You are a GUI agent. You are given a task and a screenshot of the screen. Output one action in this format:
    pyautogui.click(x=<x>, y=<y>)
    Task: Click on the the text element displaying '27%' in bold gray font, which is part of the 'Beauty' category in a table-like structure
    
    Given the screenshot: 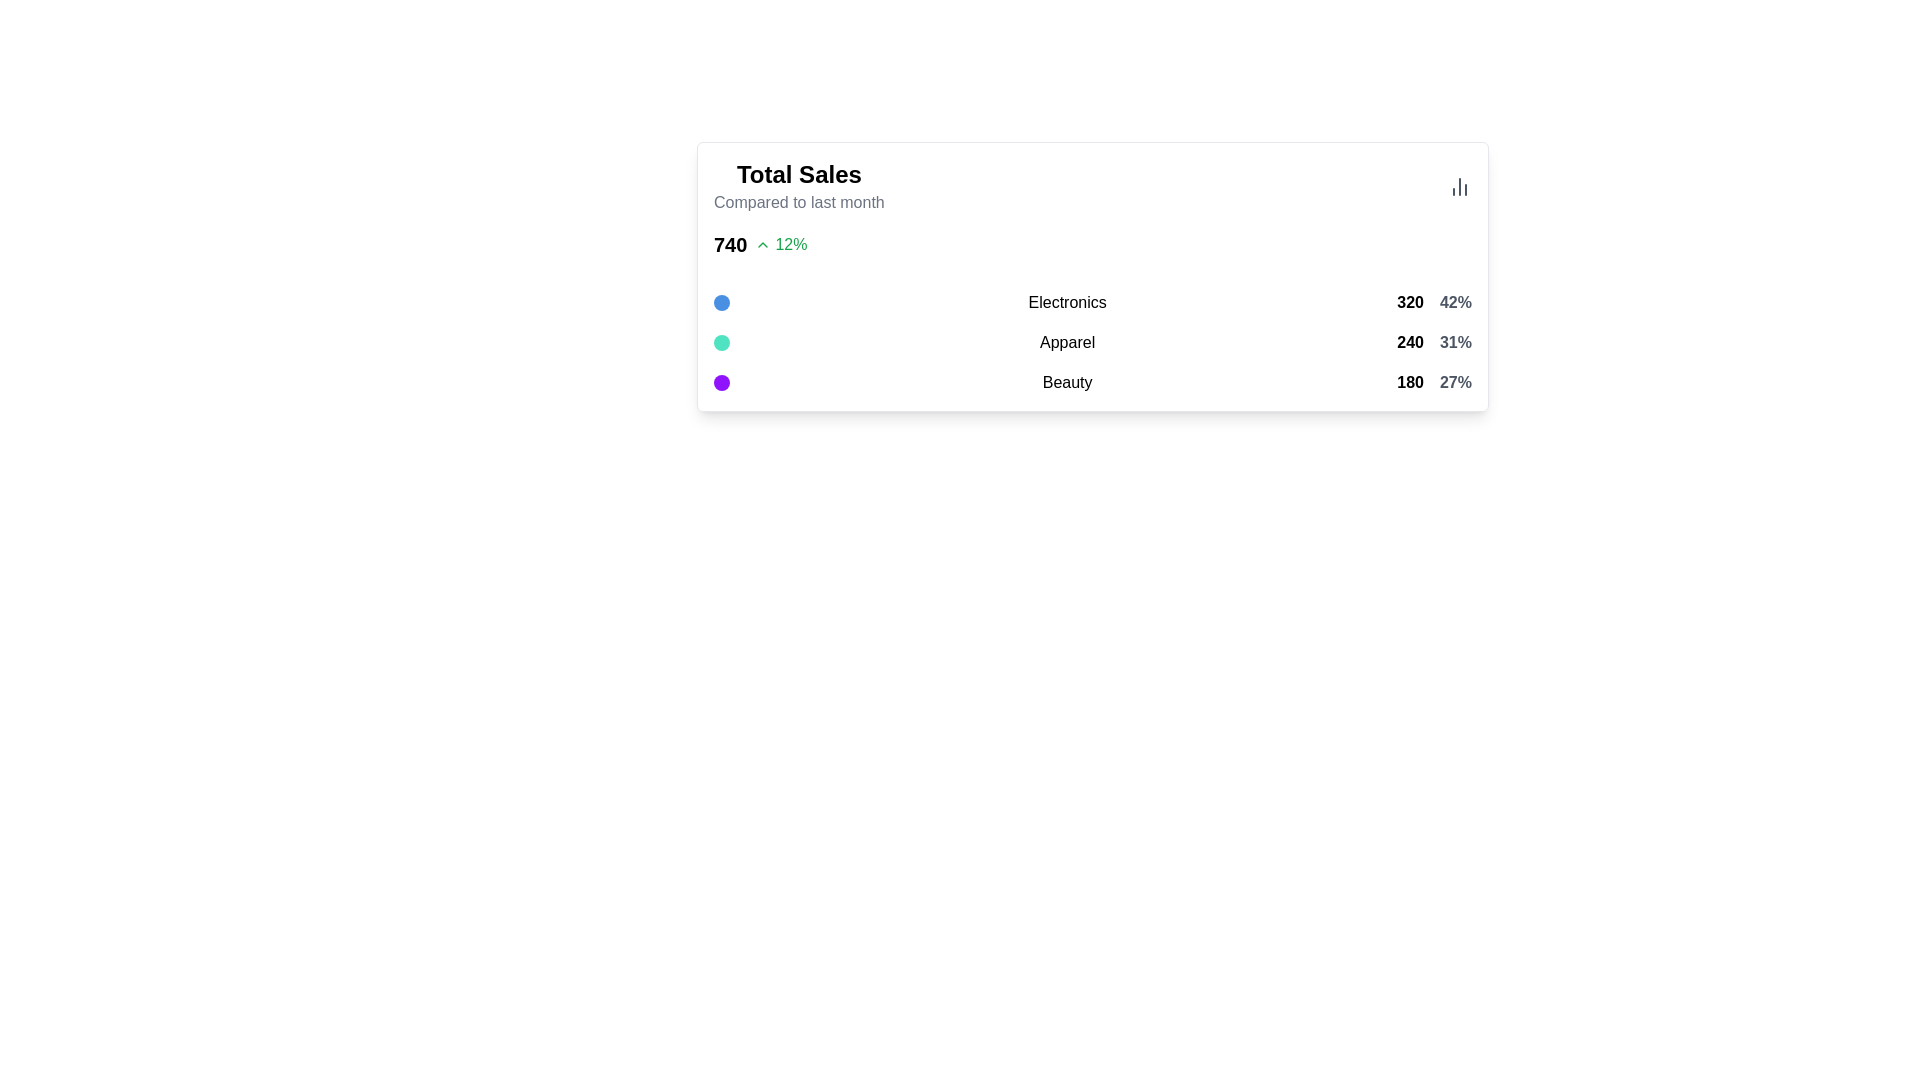 What is the action you would take?
    pyautogui.click(x=1455, y=382)
    